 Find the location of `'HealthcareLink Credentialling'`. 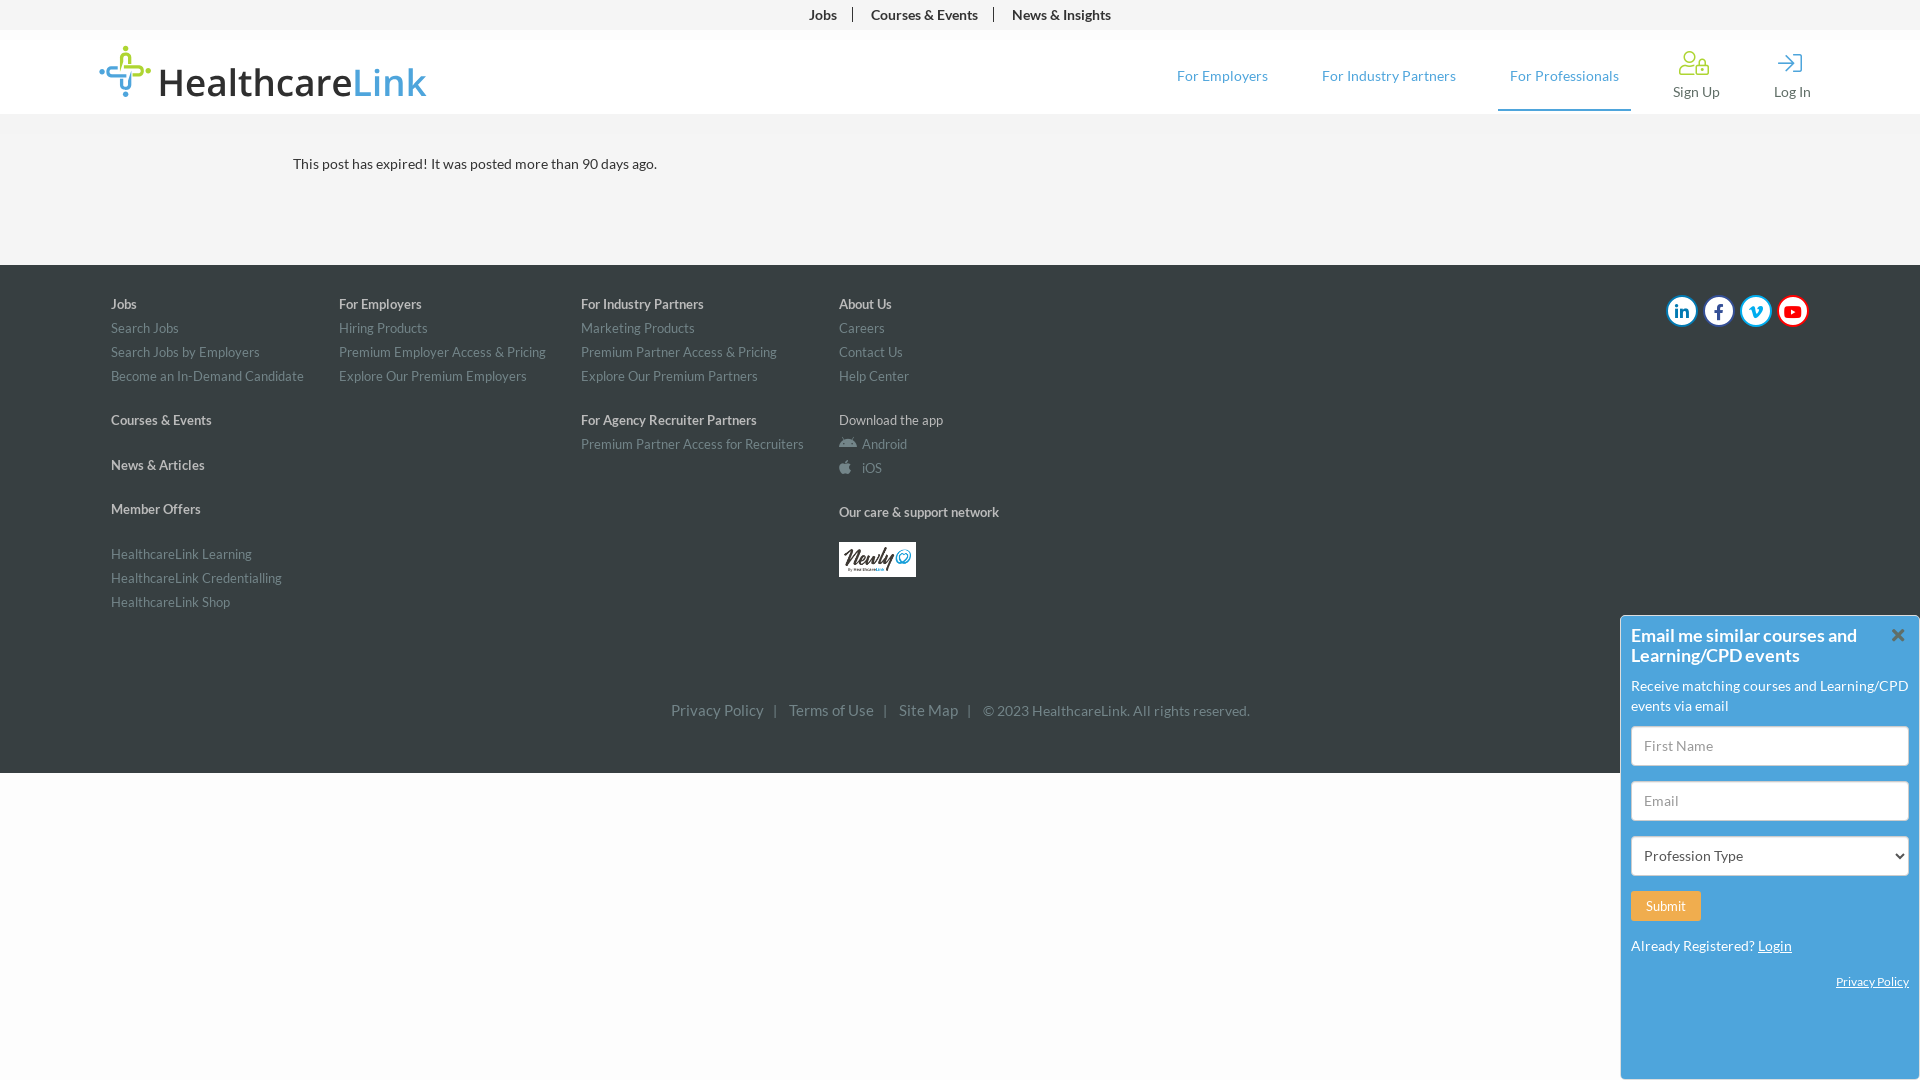

'HealthcareLink Credentialling' is located at coordinates (196, 578).